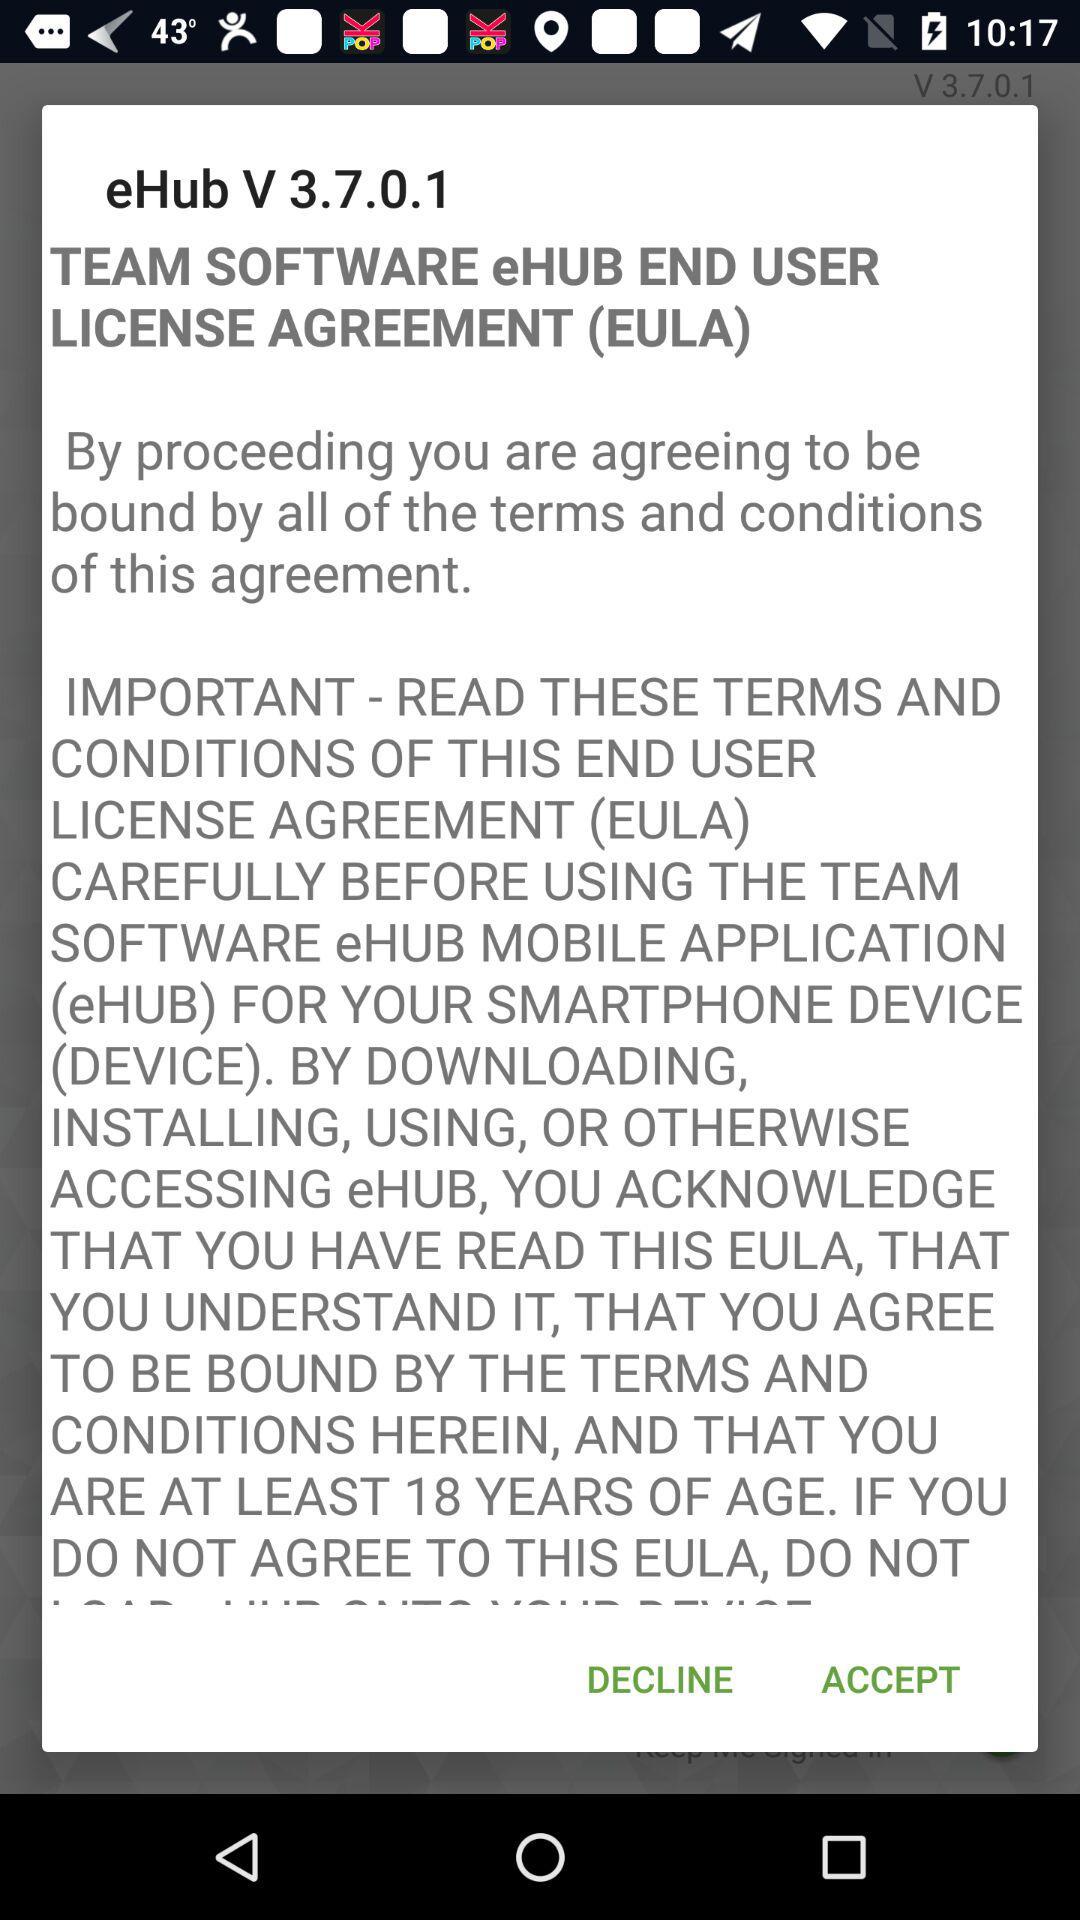  I want to click on the item below the team software ehub item, so click(659, 1678).